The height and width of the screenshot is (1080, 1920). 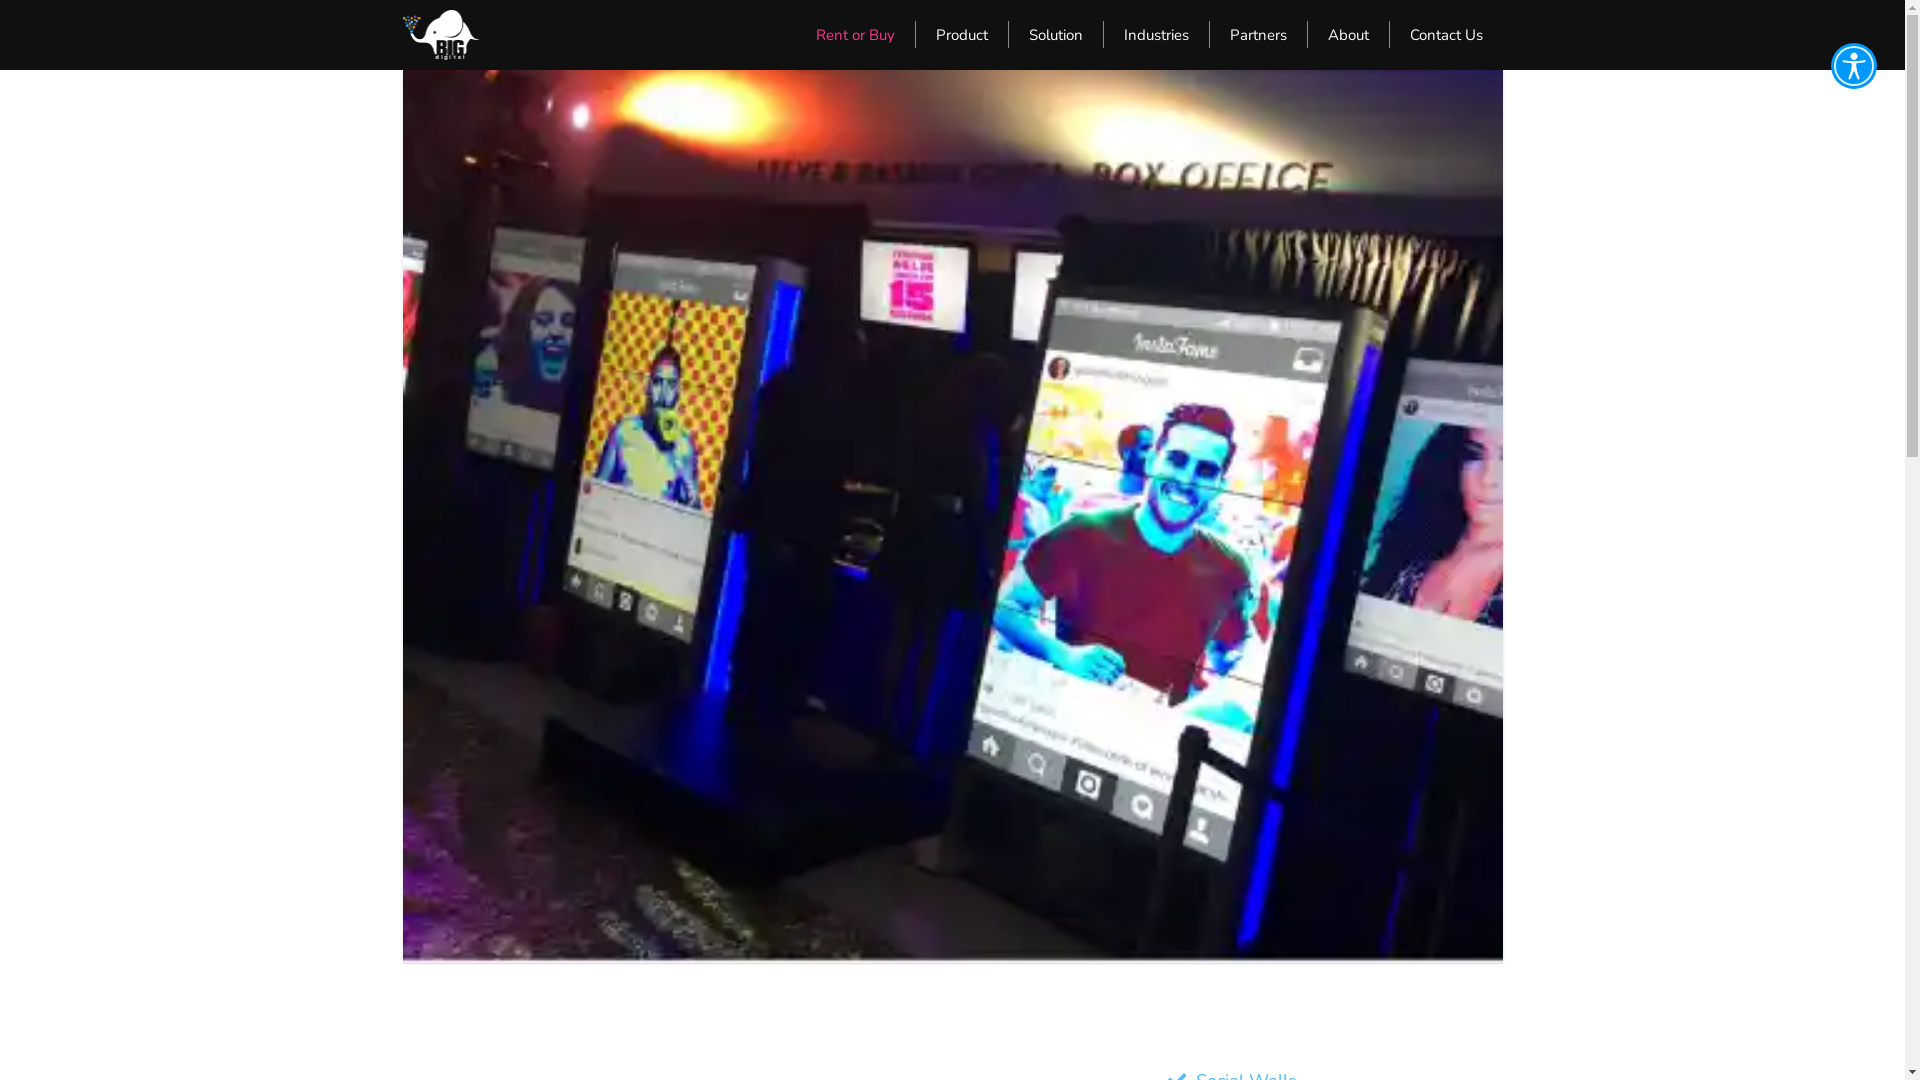 I want to click on 'Rent or Buy', so click(x=855, y=34).